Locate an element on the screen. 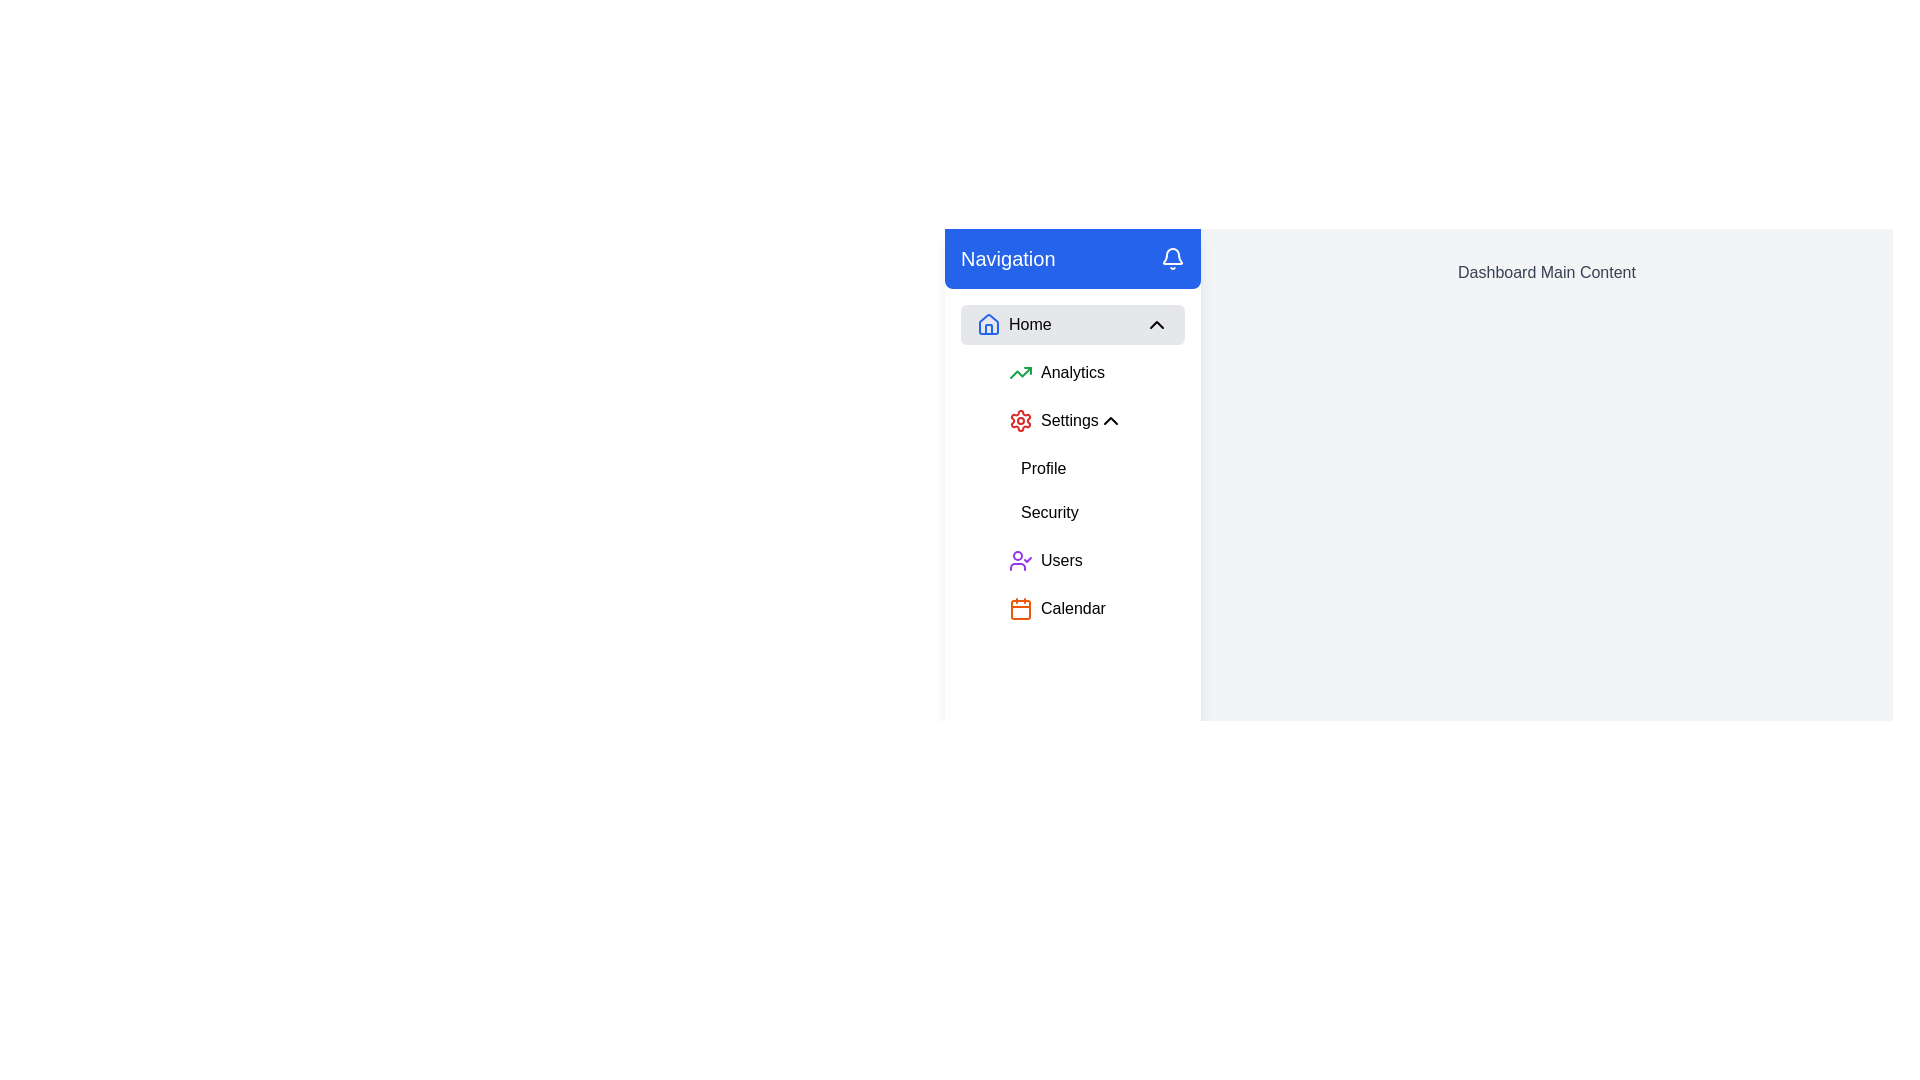  the user figure icon with a checkmark is located at coordinates (1021, 560).